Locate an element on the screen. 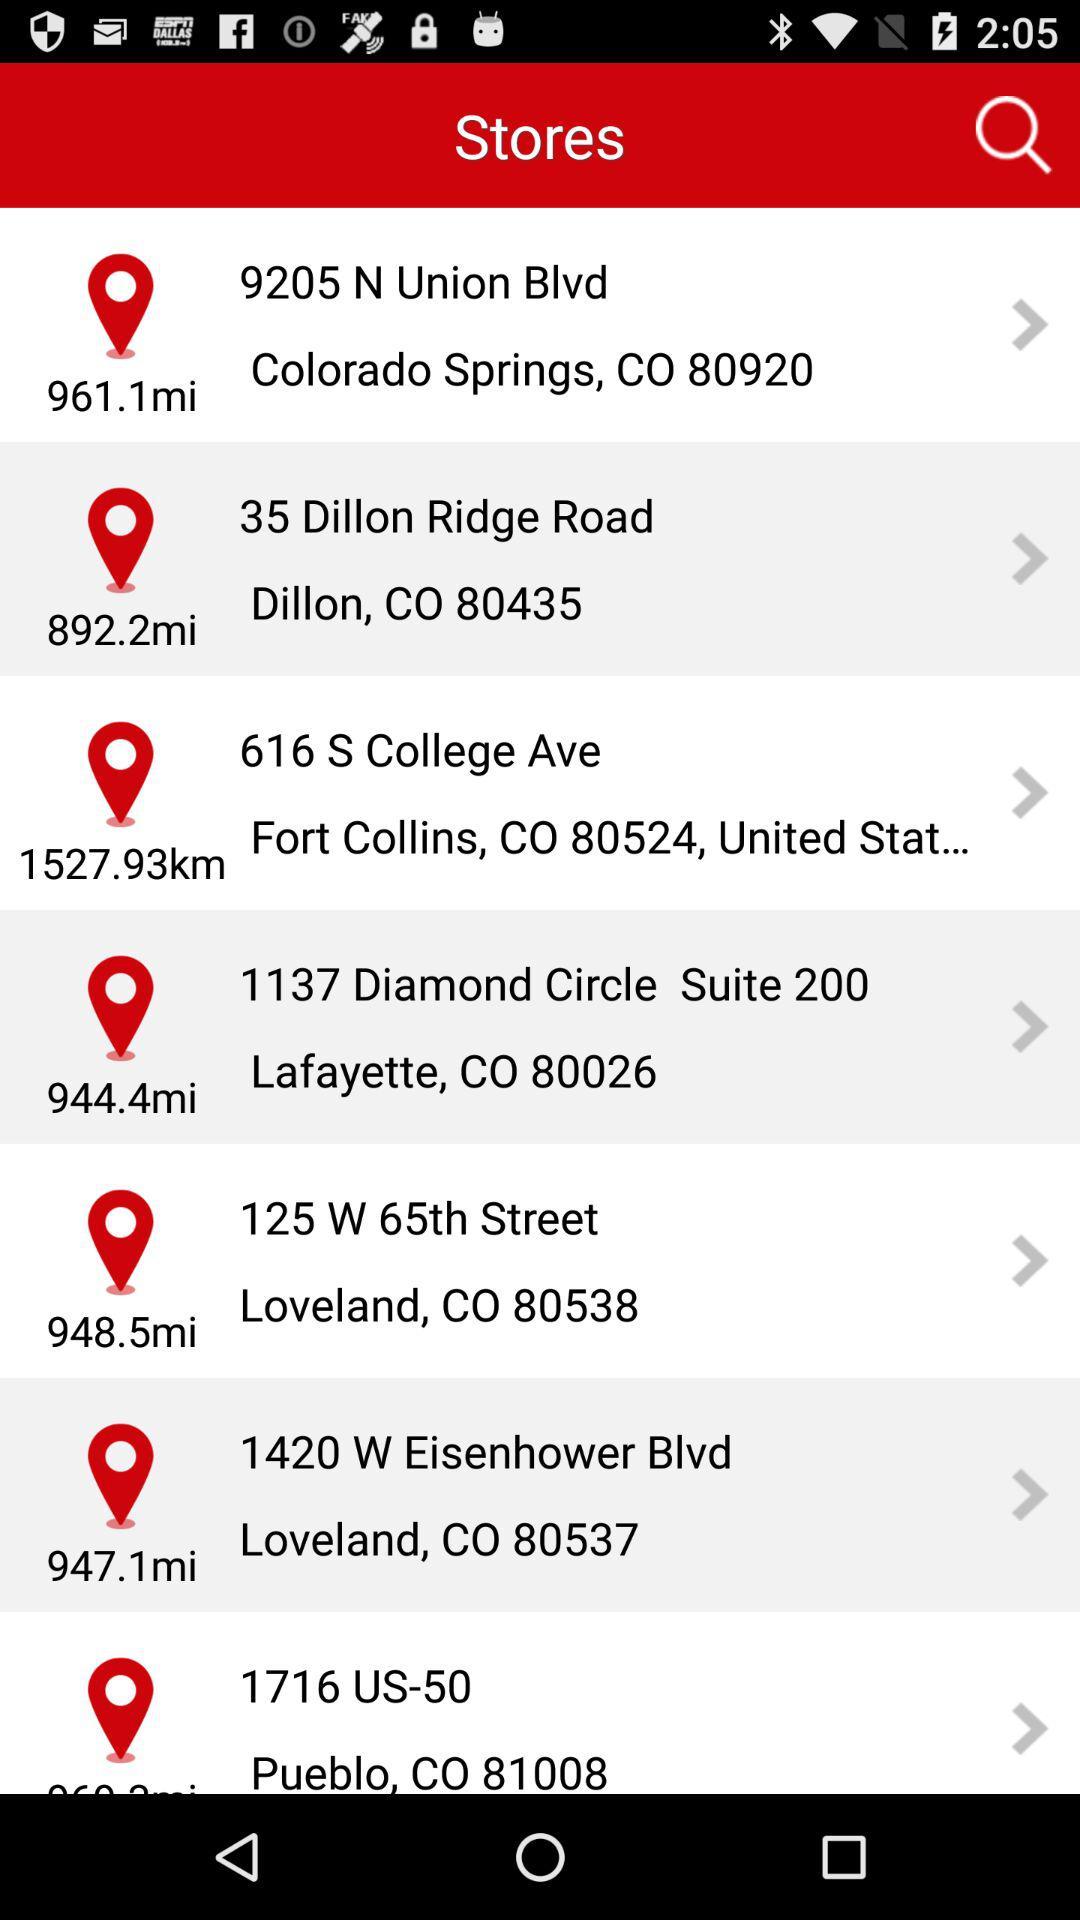 This screenshot has height=1920, width=1080. the search icon is located at coordinates (1014, 143).